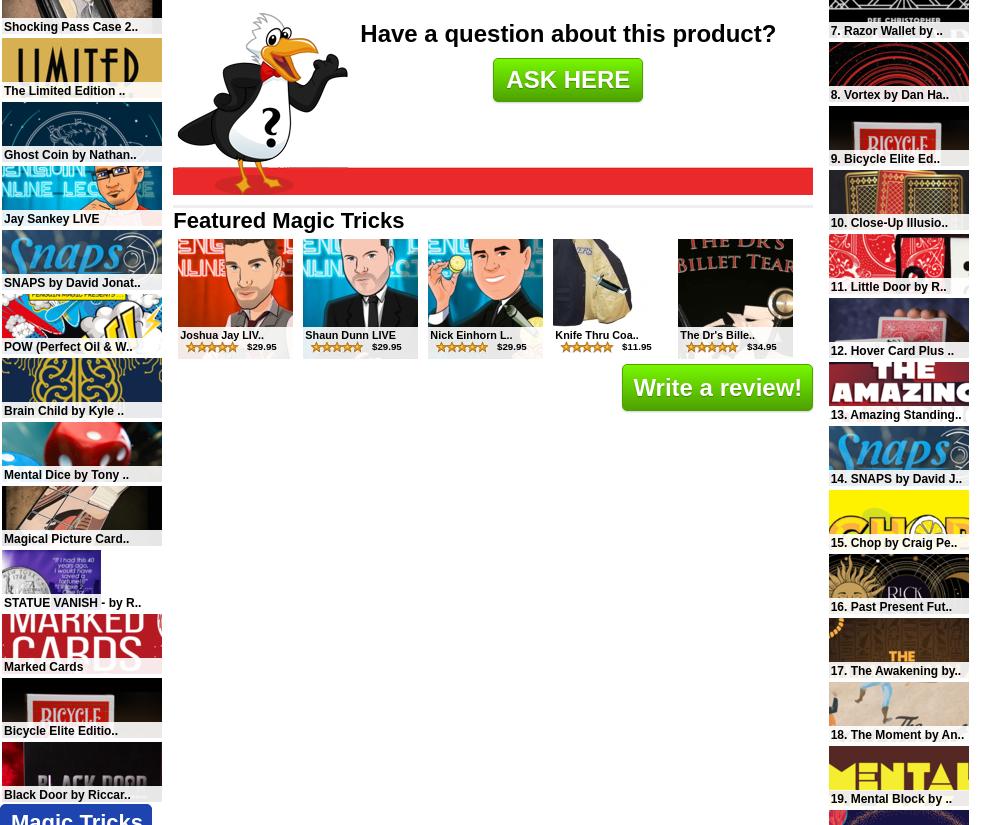 The image size is (1002, 825). What do you see at coordinates (885, 30) in the screenshot?
I see `'7. Razor Wallet by ..'` at bounding box center [885, 30].